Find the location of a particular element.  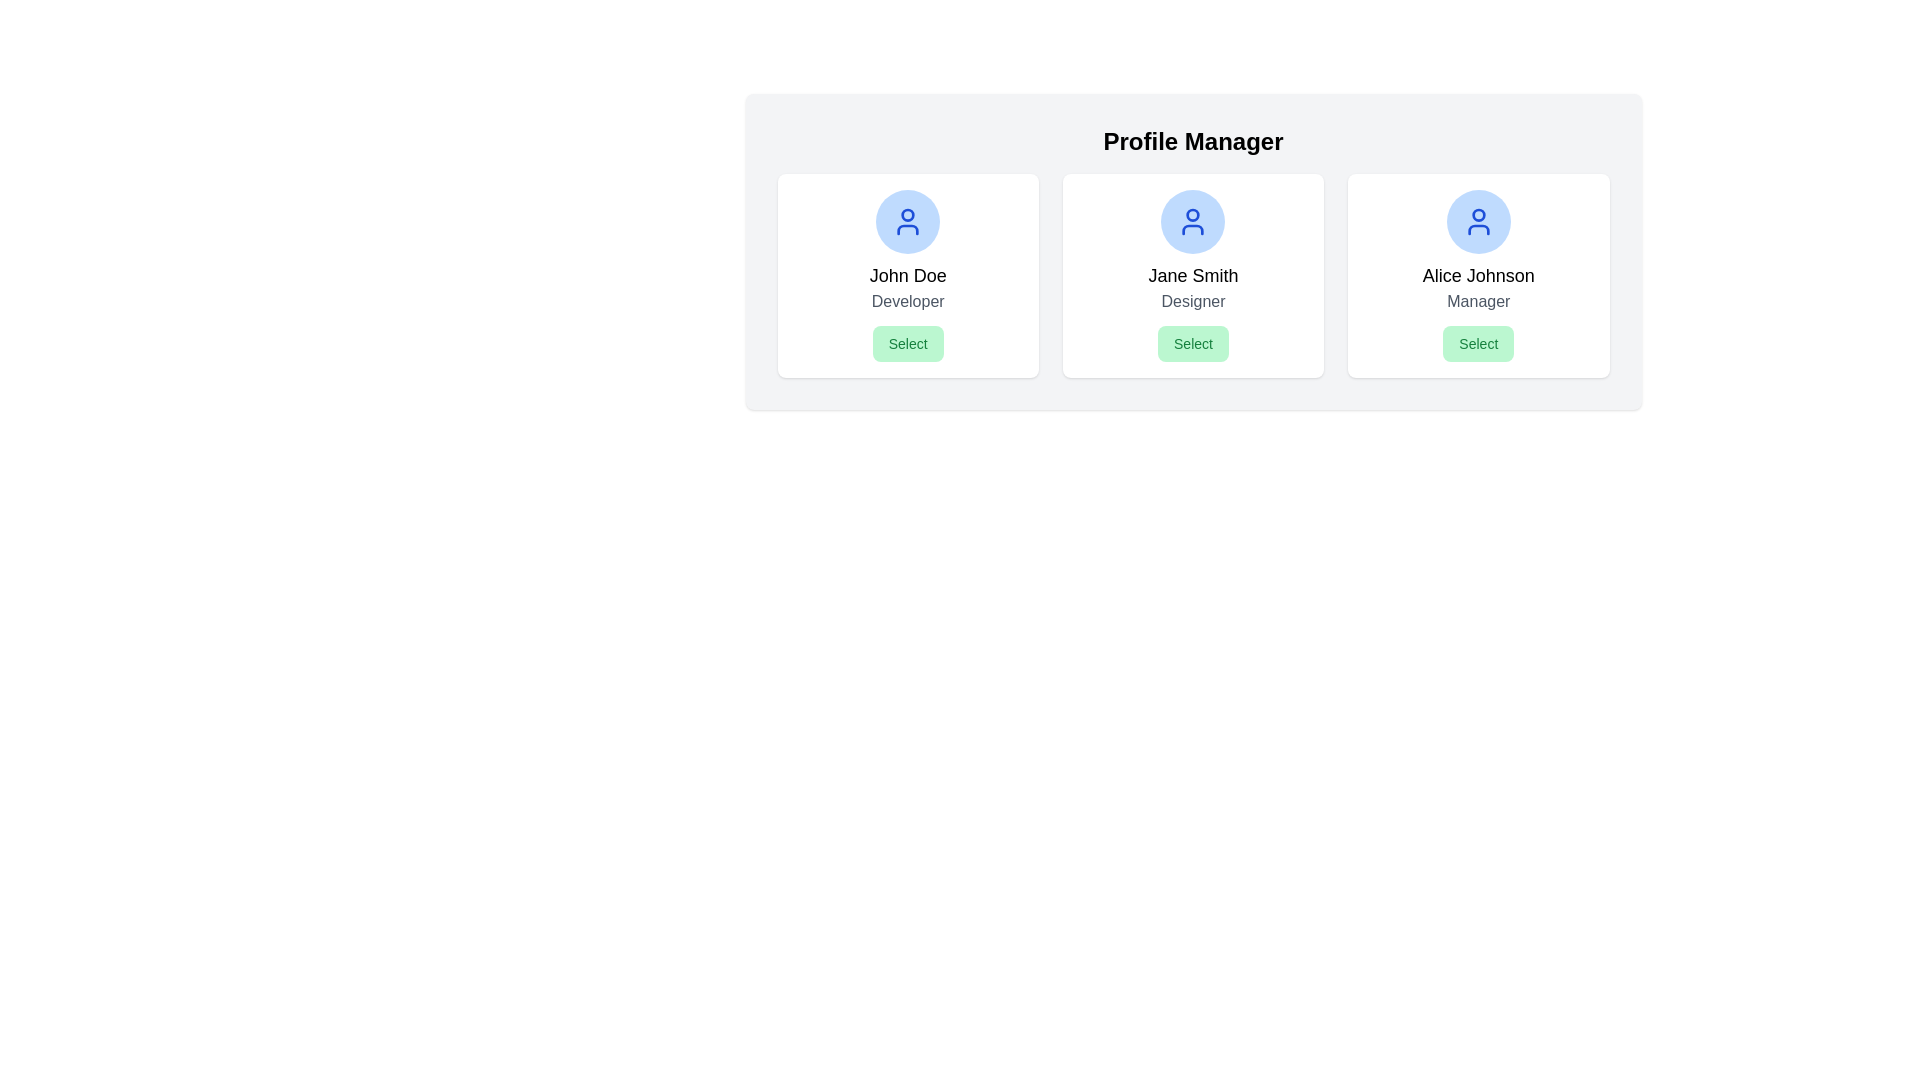

the rounded blue circular icon representing the user, which is centered above the text elements 'John Doe' and 'Developer', as well as the 'Select' button is located at coordinates (906, 222).